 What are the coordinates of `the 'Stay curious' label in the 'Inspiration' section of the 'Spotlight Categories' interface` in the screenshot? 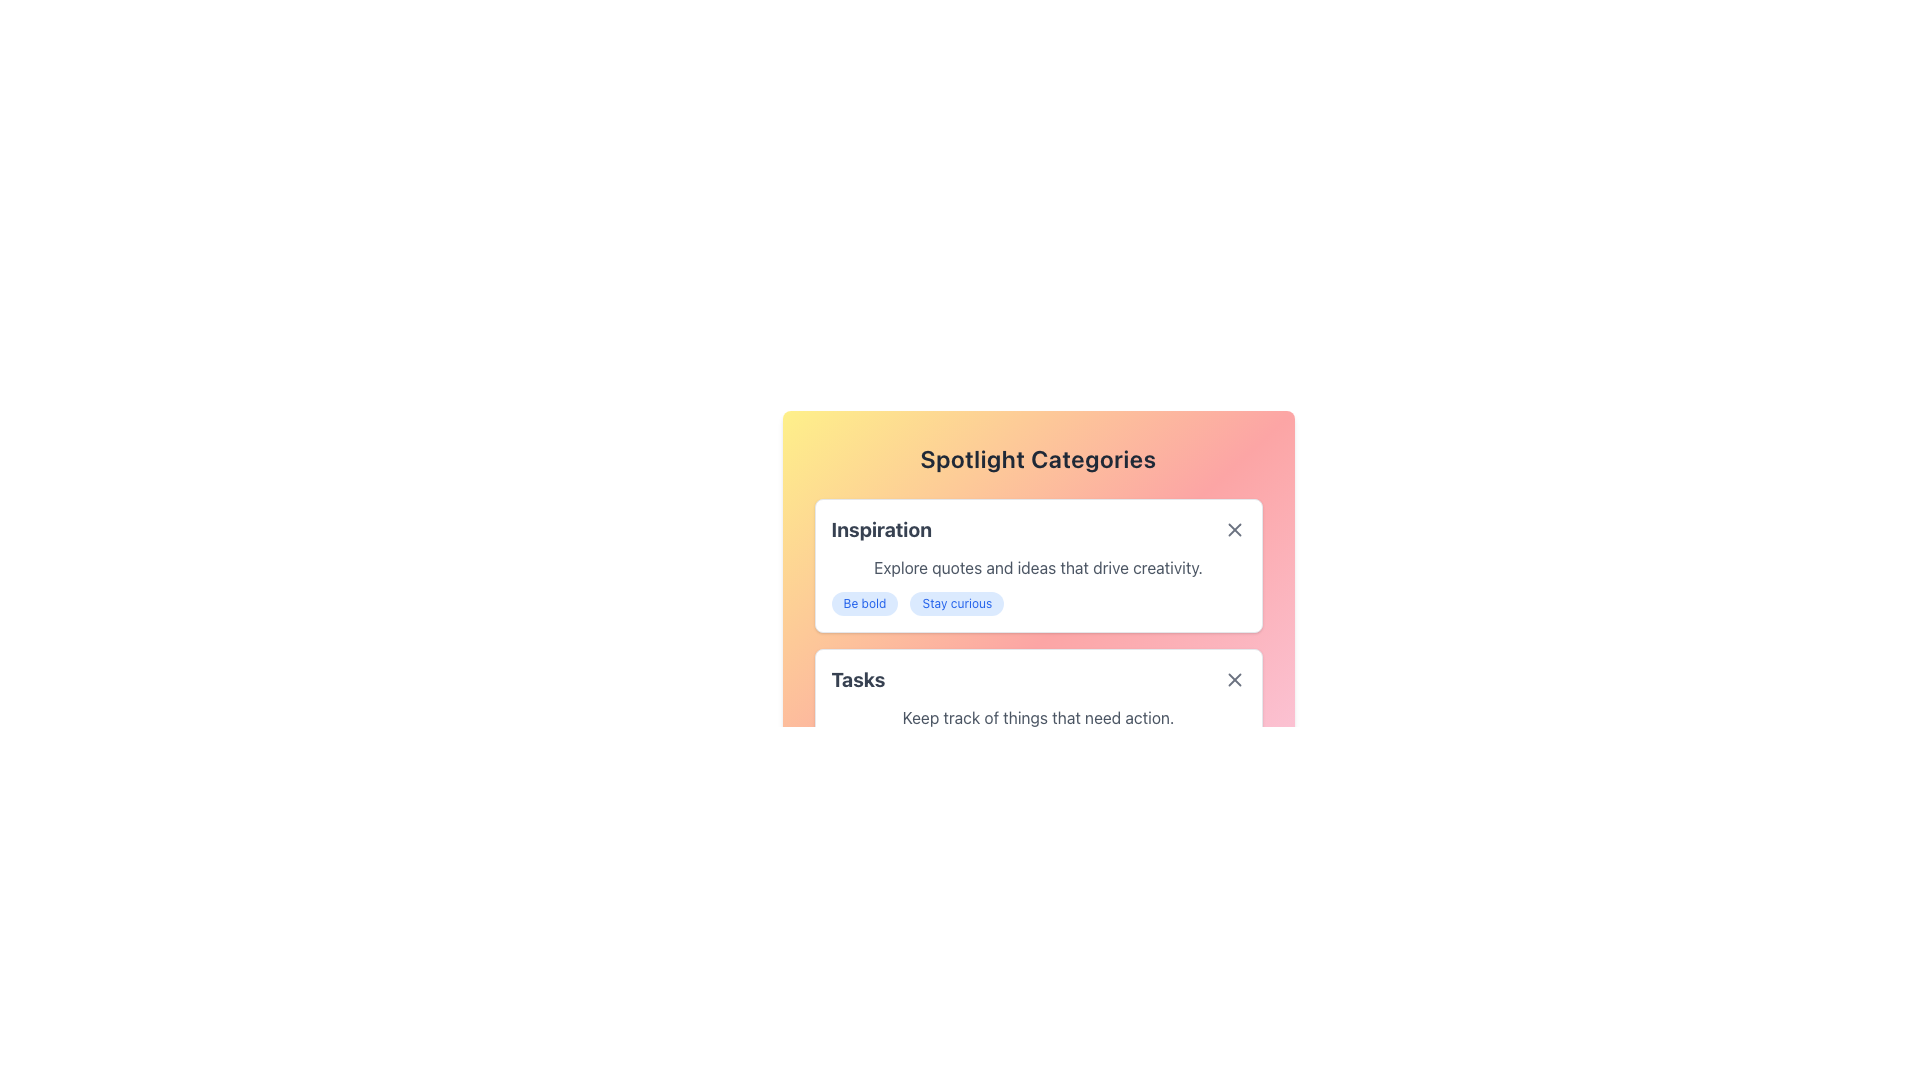 It's located at (956, 603).